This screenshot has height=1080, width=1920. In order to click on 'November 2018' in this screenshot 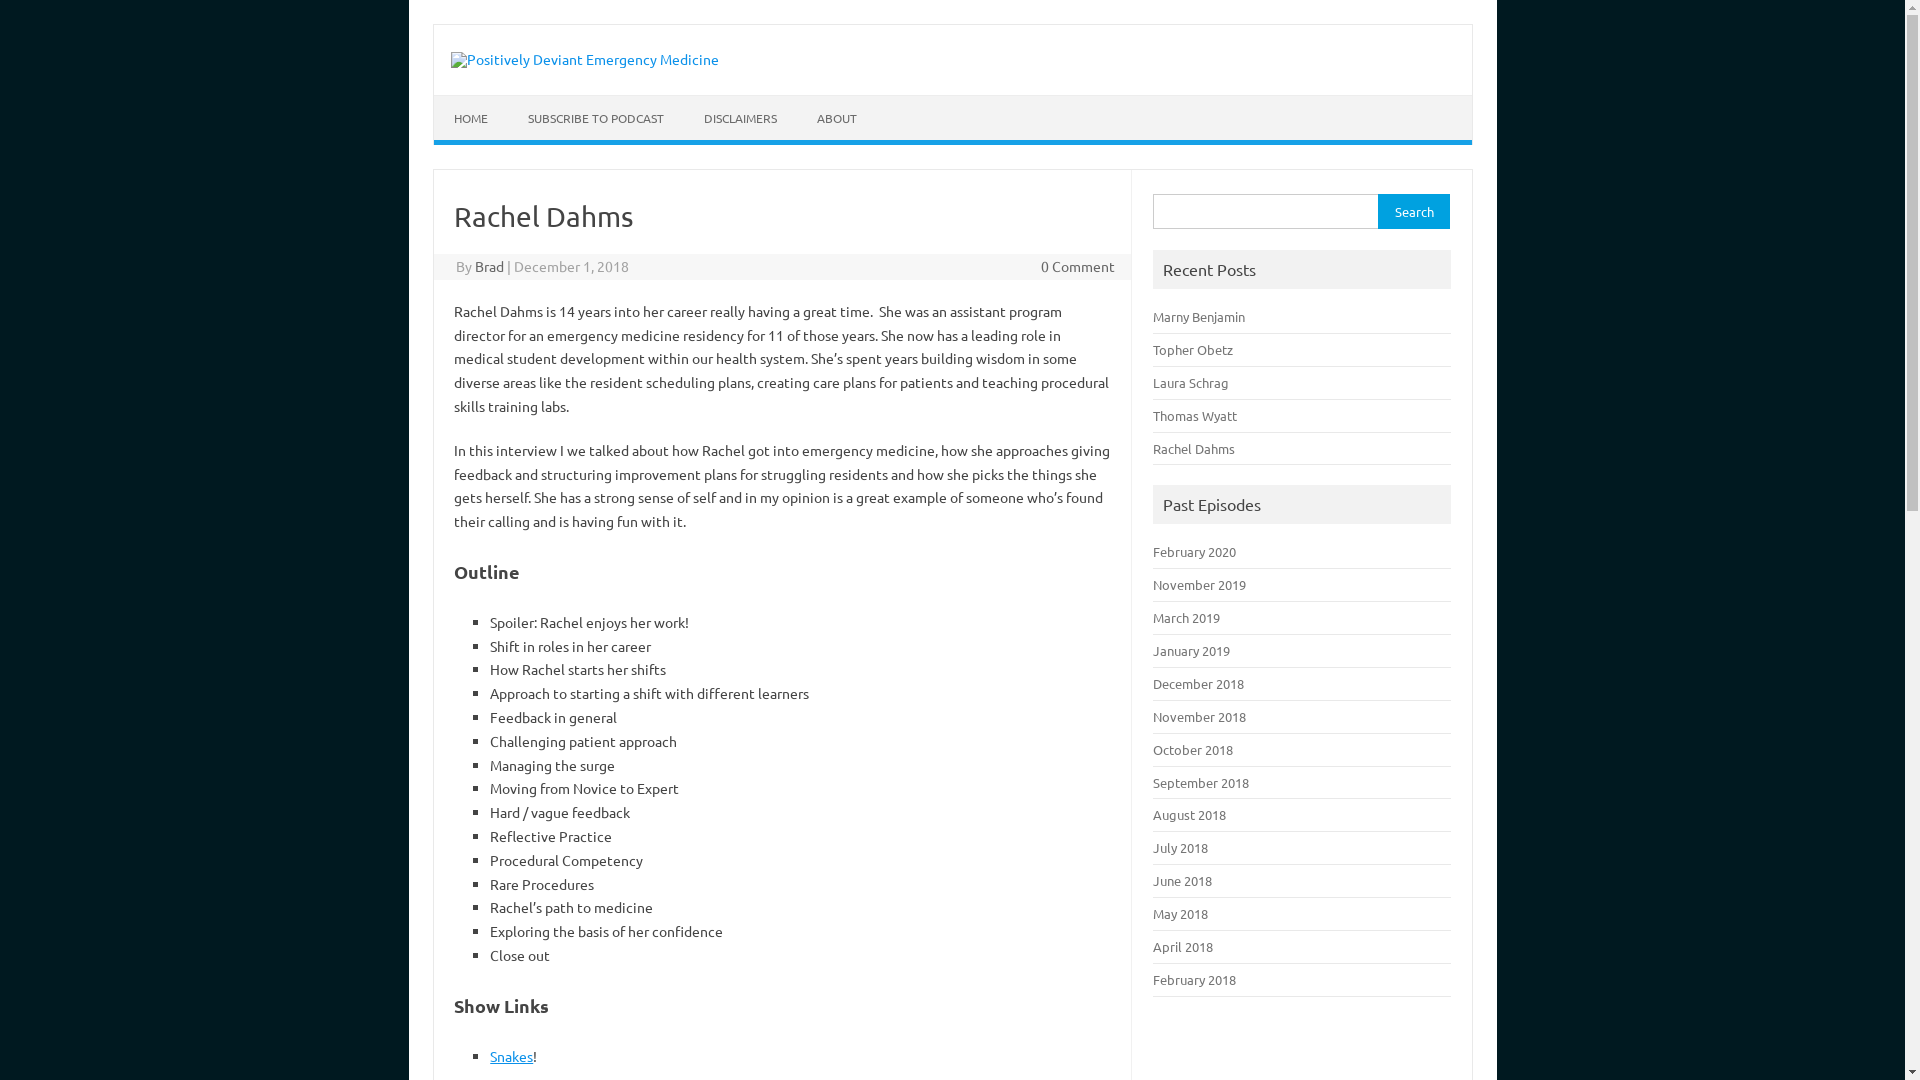, I will do `click(1199, 715)`.